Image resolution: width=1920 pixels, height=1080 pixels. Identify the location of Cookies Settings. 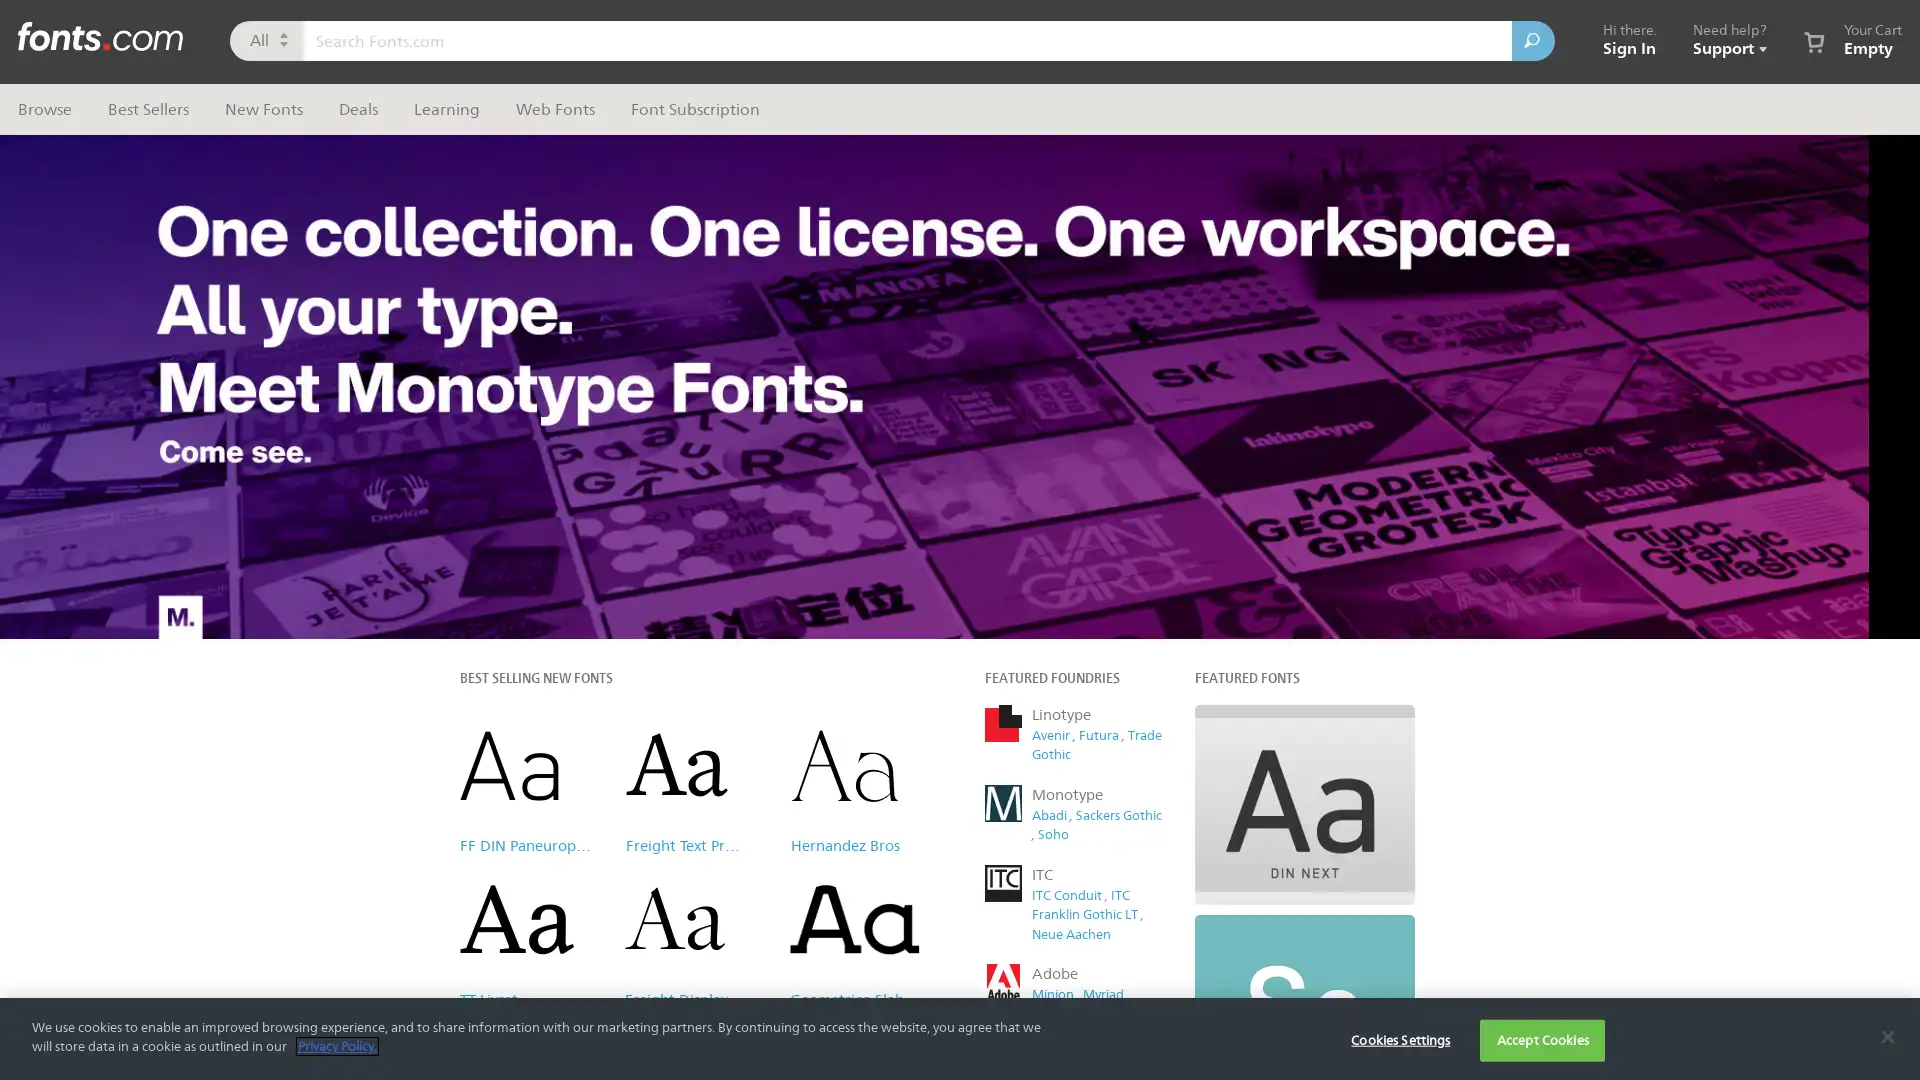
(1399, 1039).